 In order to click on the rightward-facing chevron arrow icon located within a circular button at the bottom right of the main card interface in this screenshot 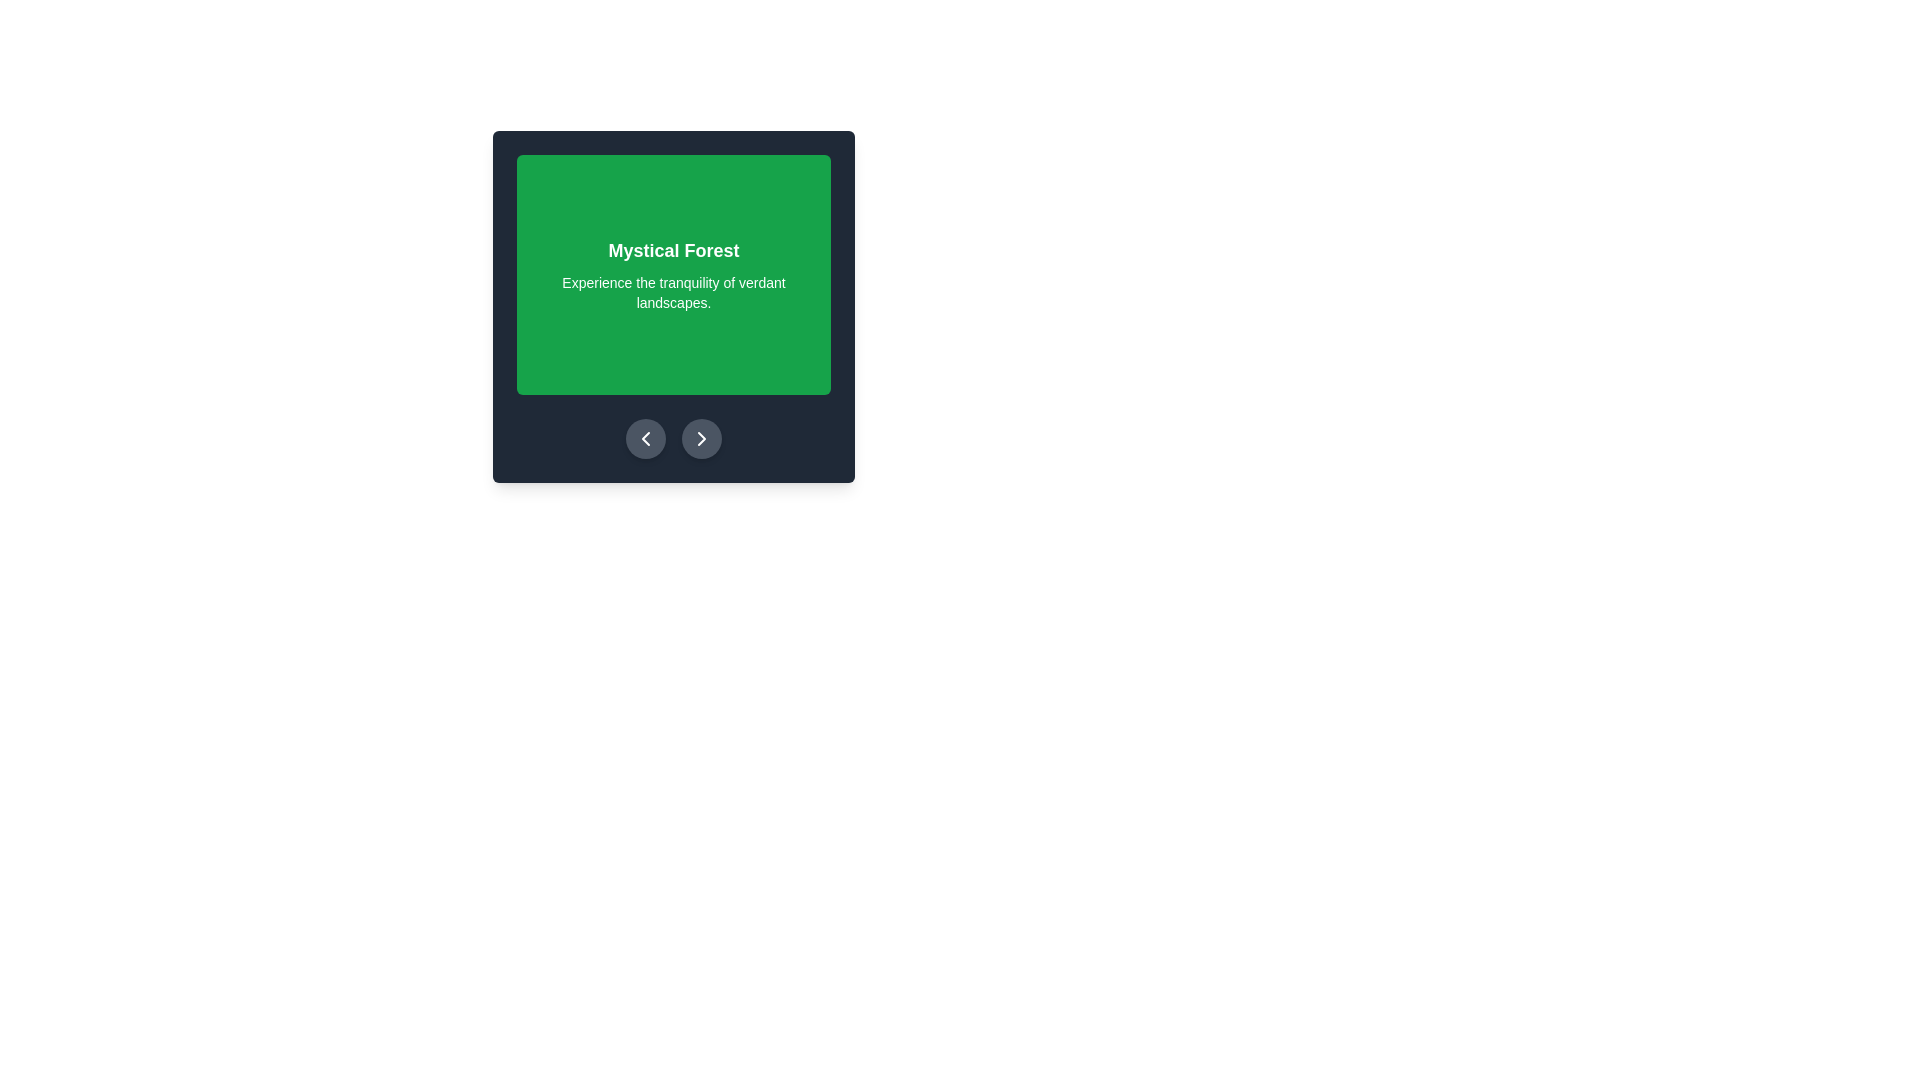, I will do `click(701, 438)`.